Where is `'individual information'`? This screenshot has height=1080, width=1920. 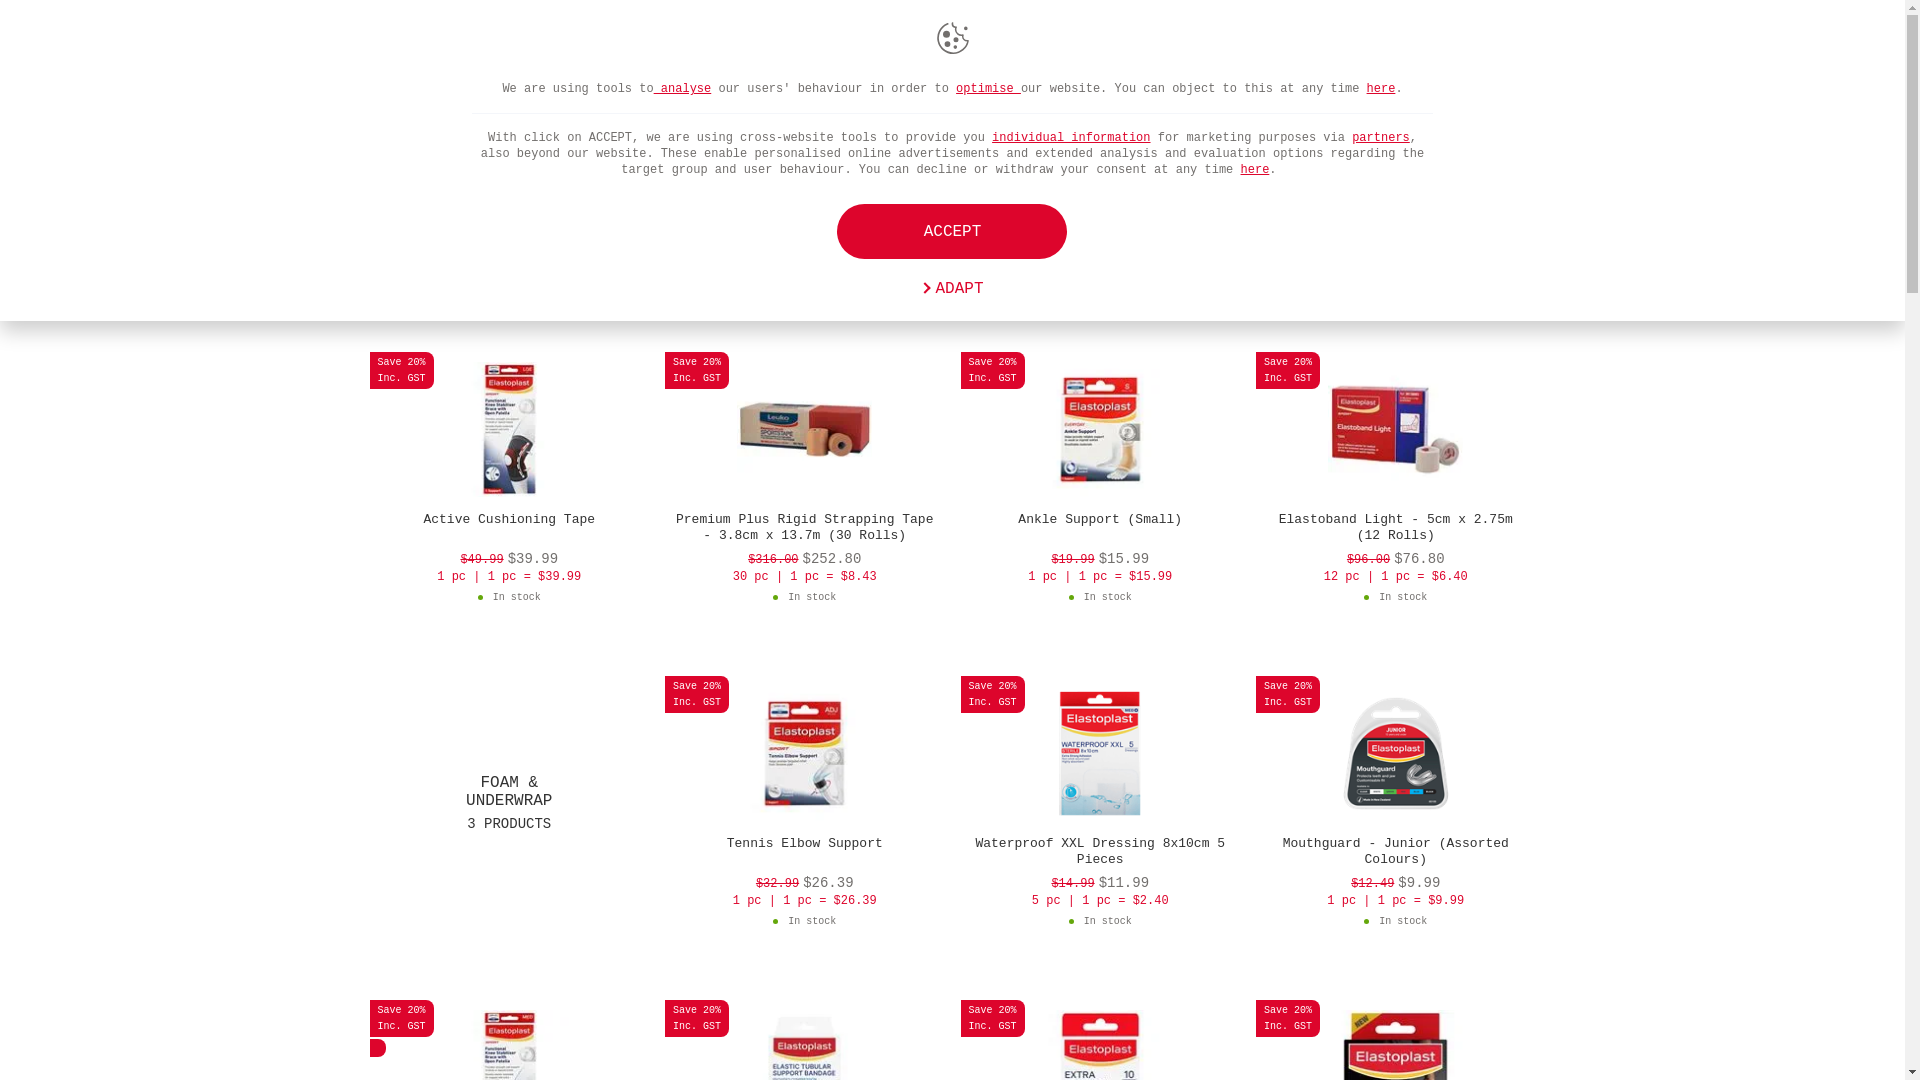 'individual information' is located at coordinates (1069, 137).